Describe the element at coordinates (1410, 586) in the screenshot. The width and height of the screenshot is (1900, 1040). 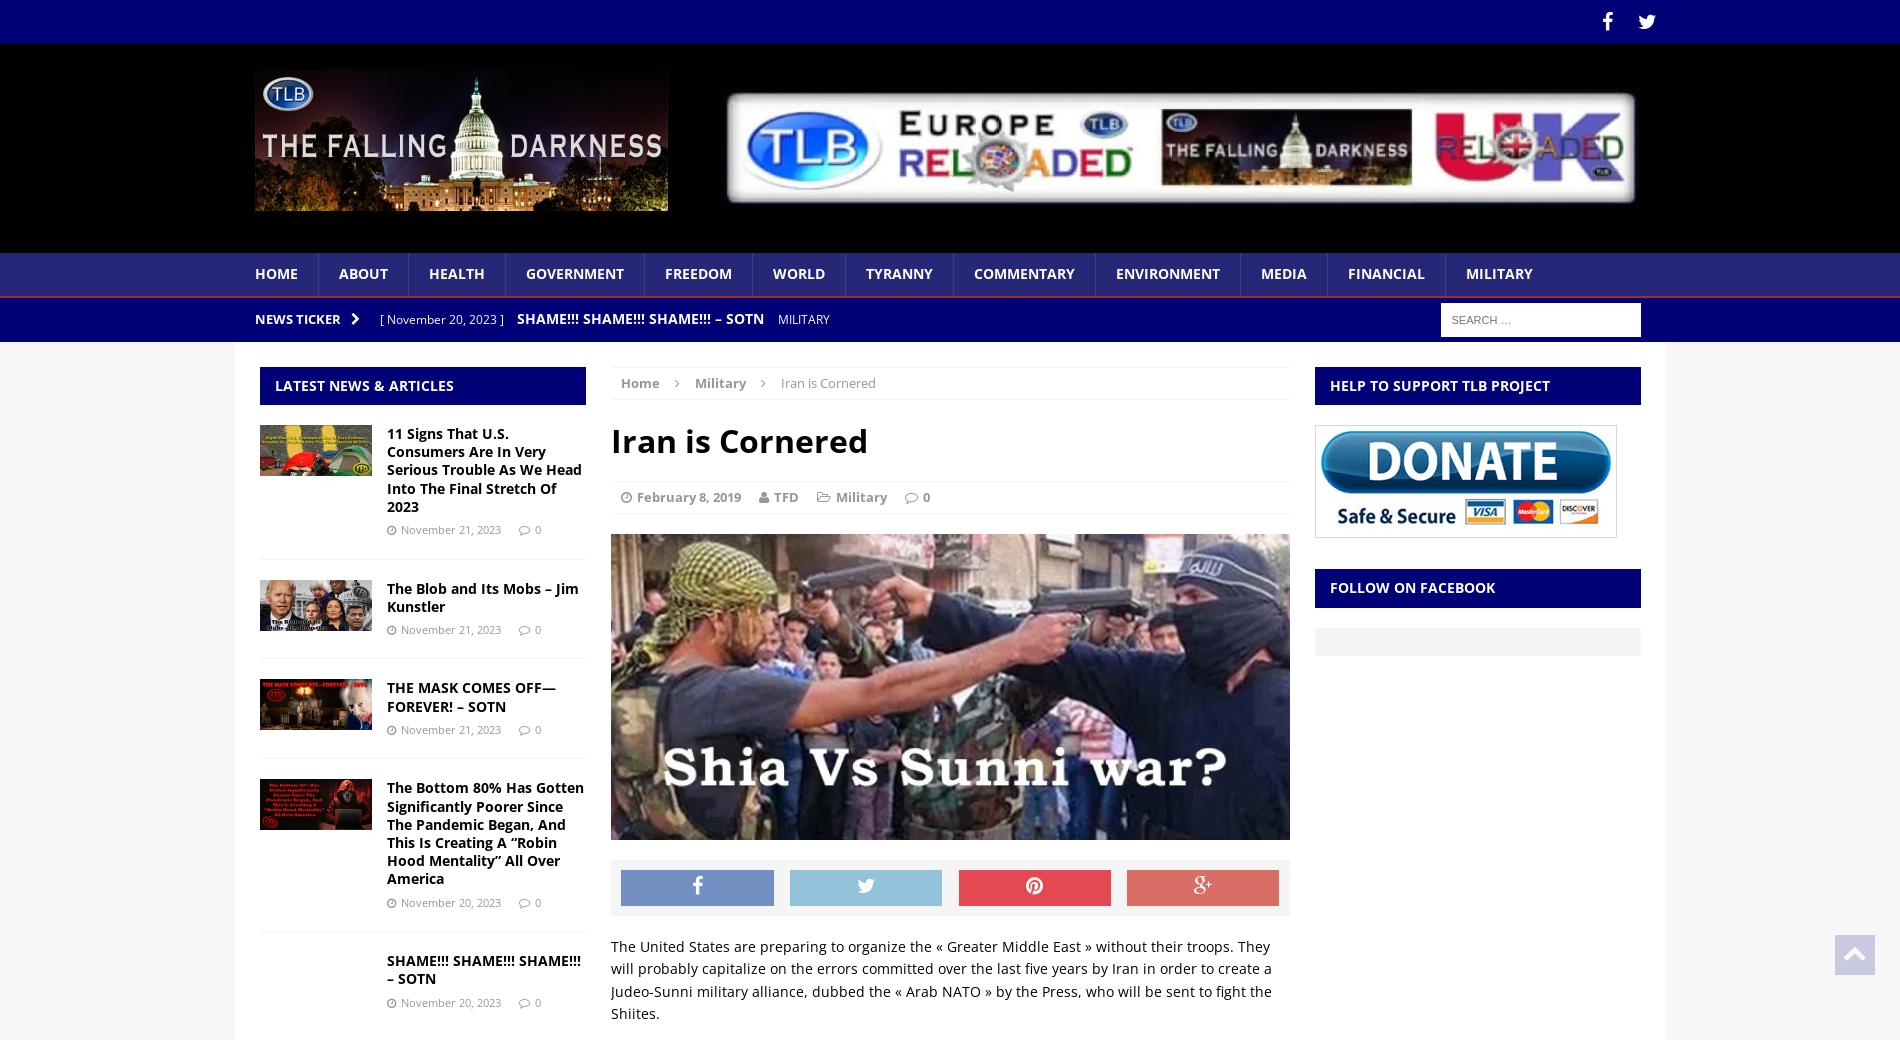
I see `'Follow on Facebook'` at that location.